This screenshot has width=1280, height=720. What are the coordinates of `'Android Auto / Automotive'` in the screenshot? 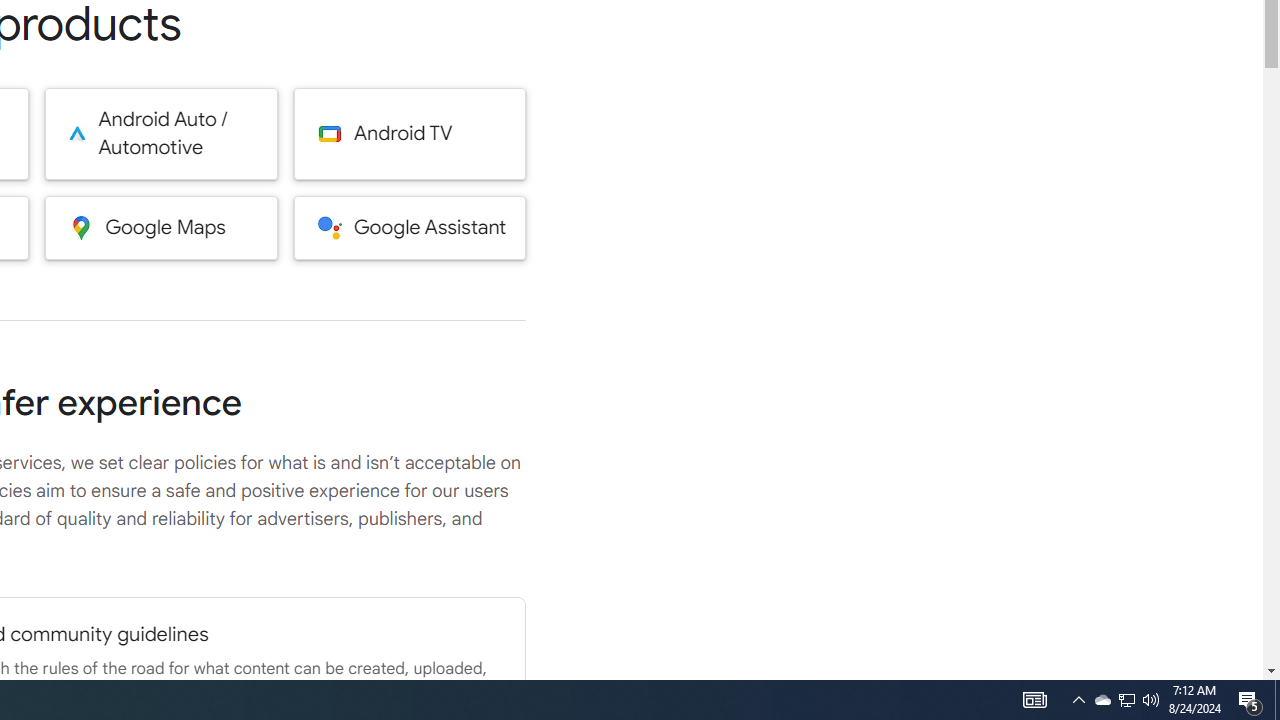 It's located at (161, 133).